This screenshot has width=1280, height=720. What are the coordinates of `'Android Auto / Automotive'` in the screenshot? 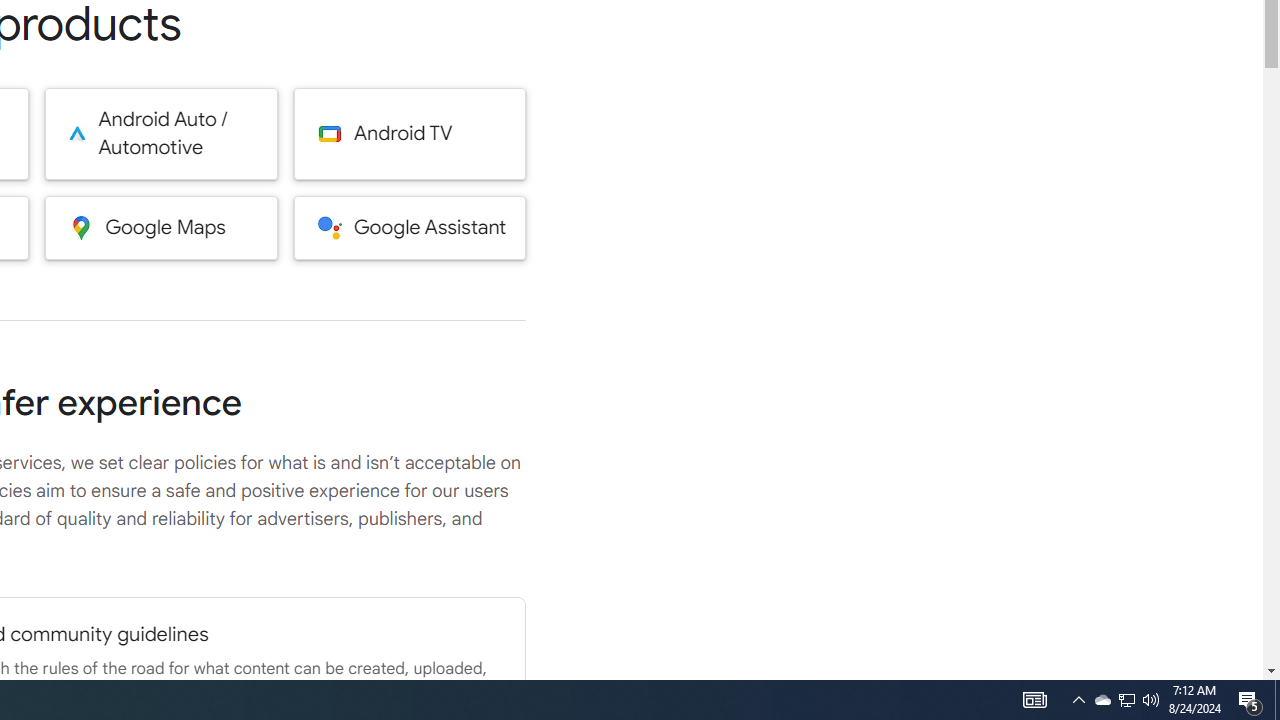 It's located at (161, 133).